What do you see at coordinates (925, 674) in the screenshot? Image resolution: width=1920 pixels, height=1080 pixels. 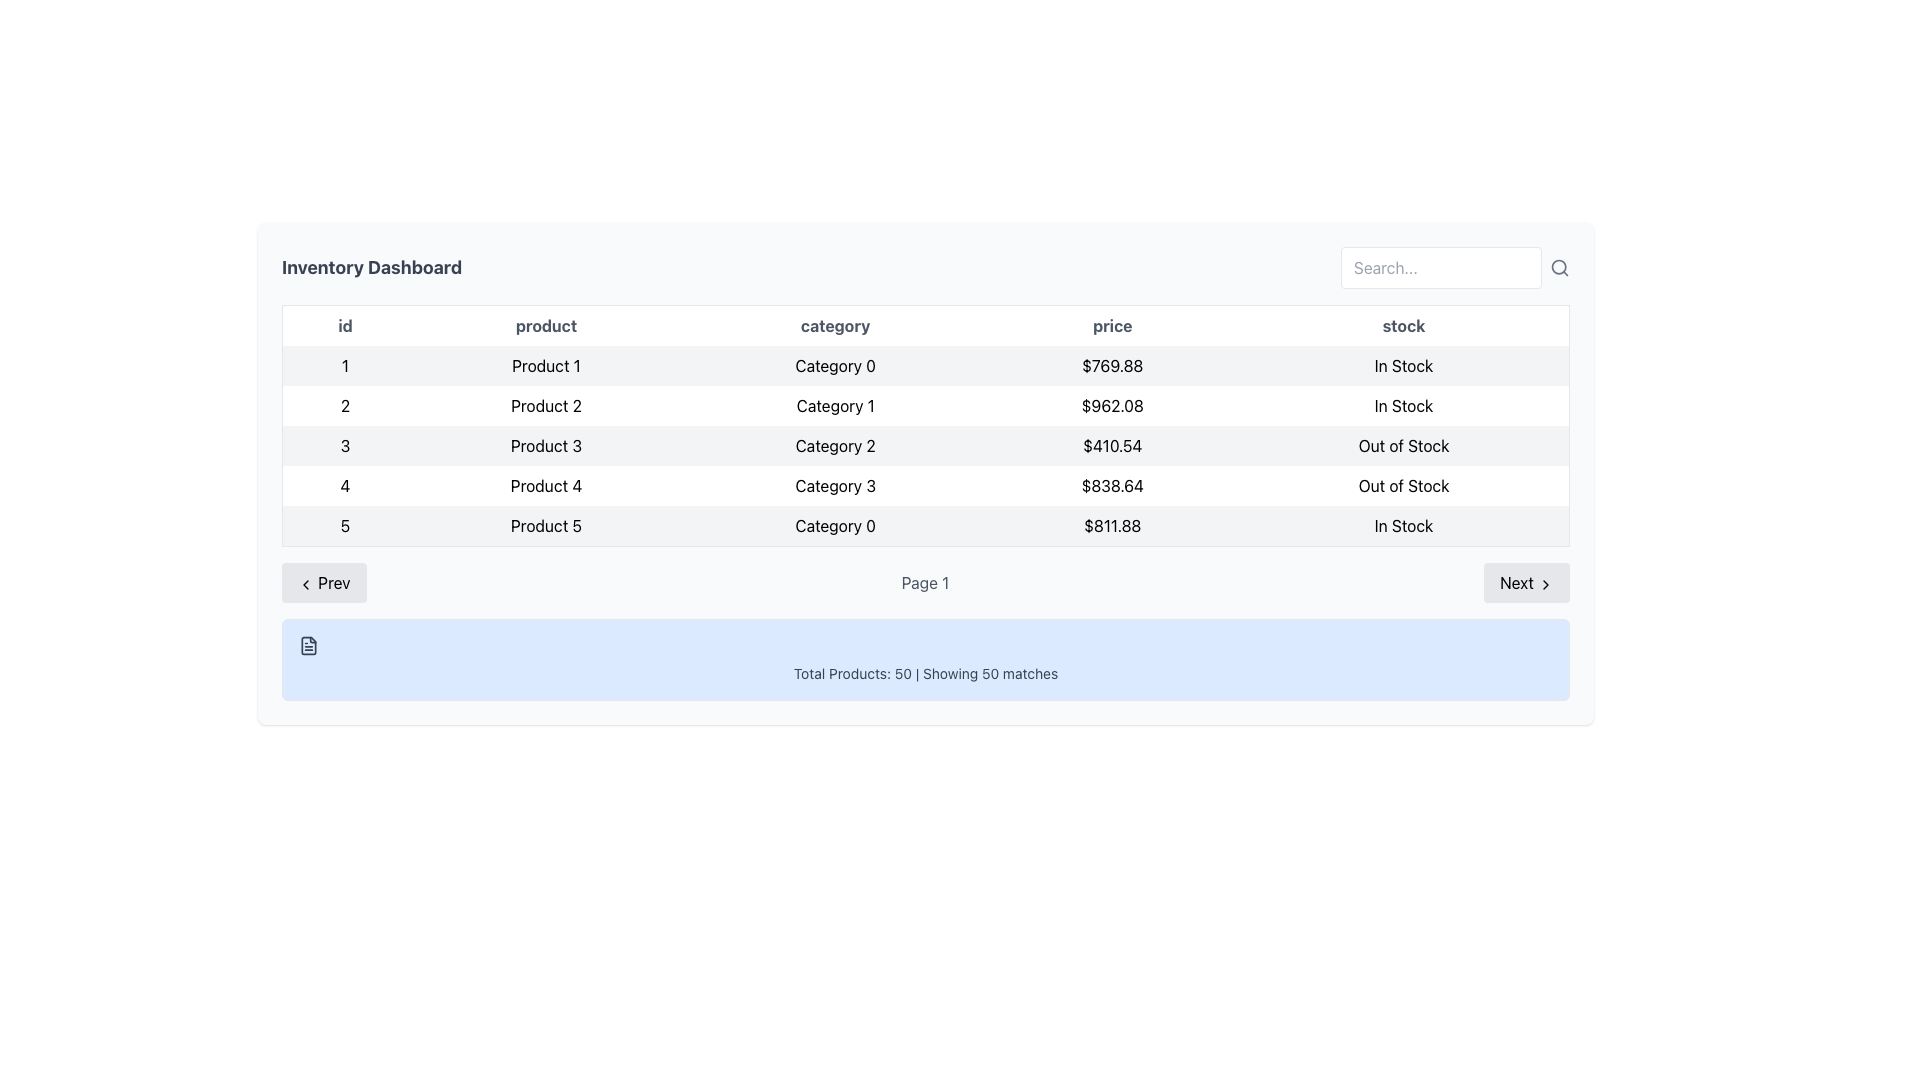 I see `the Text Label displaying 'Total Products: 50 | Showing 50 matches', which is located at the bottom section of the display area, underneath the product table and centered horizontally` at bounding box center [925, 674].